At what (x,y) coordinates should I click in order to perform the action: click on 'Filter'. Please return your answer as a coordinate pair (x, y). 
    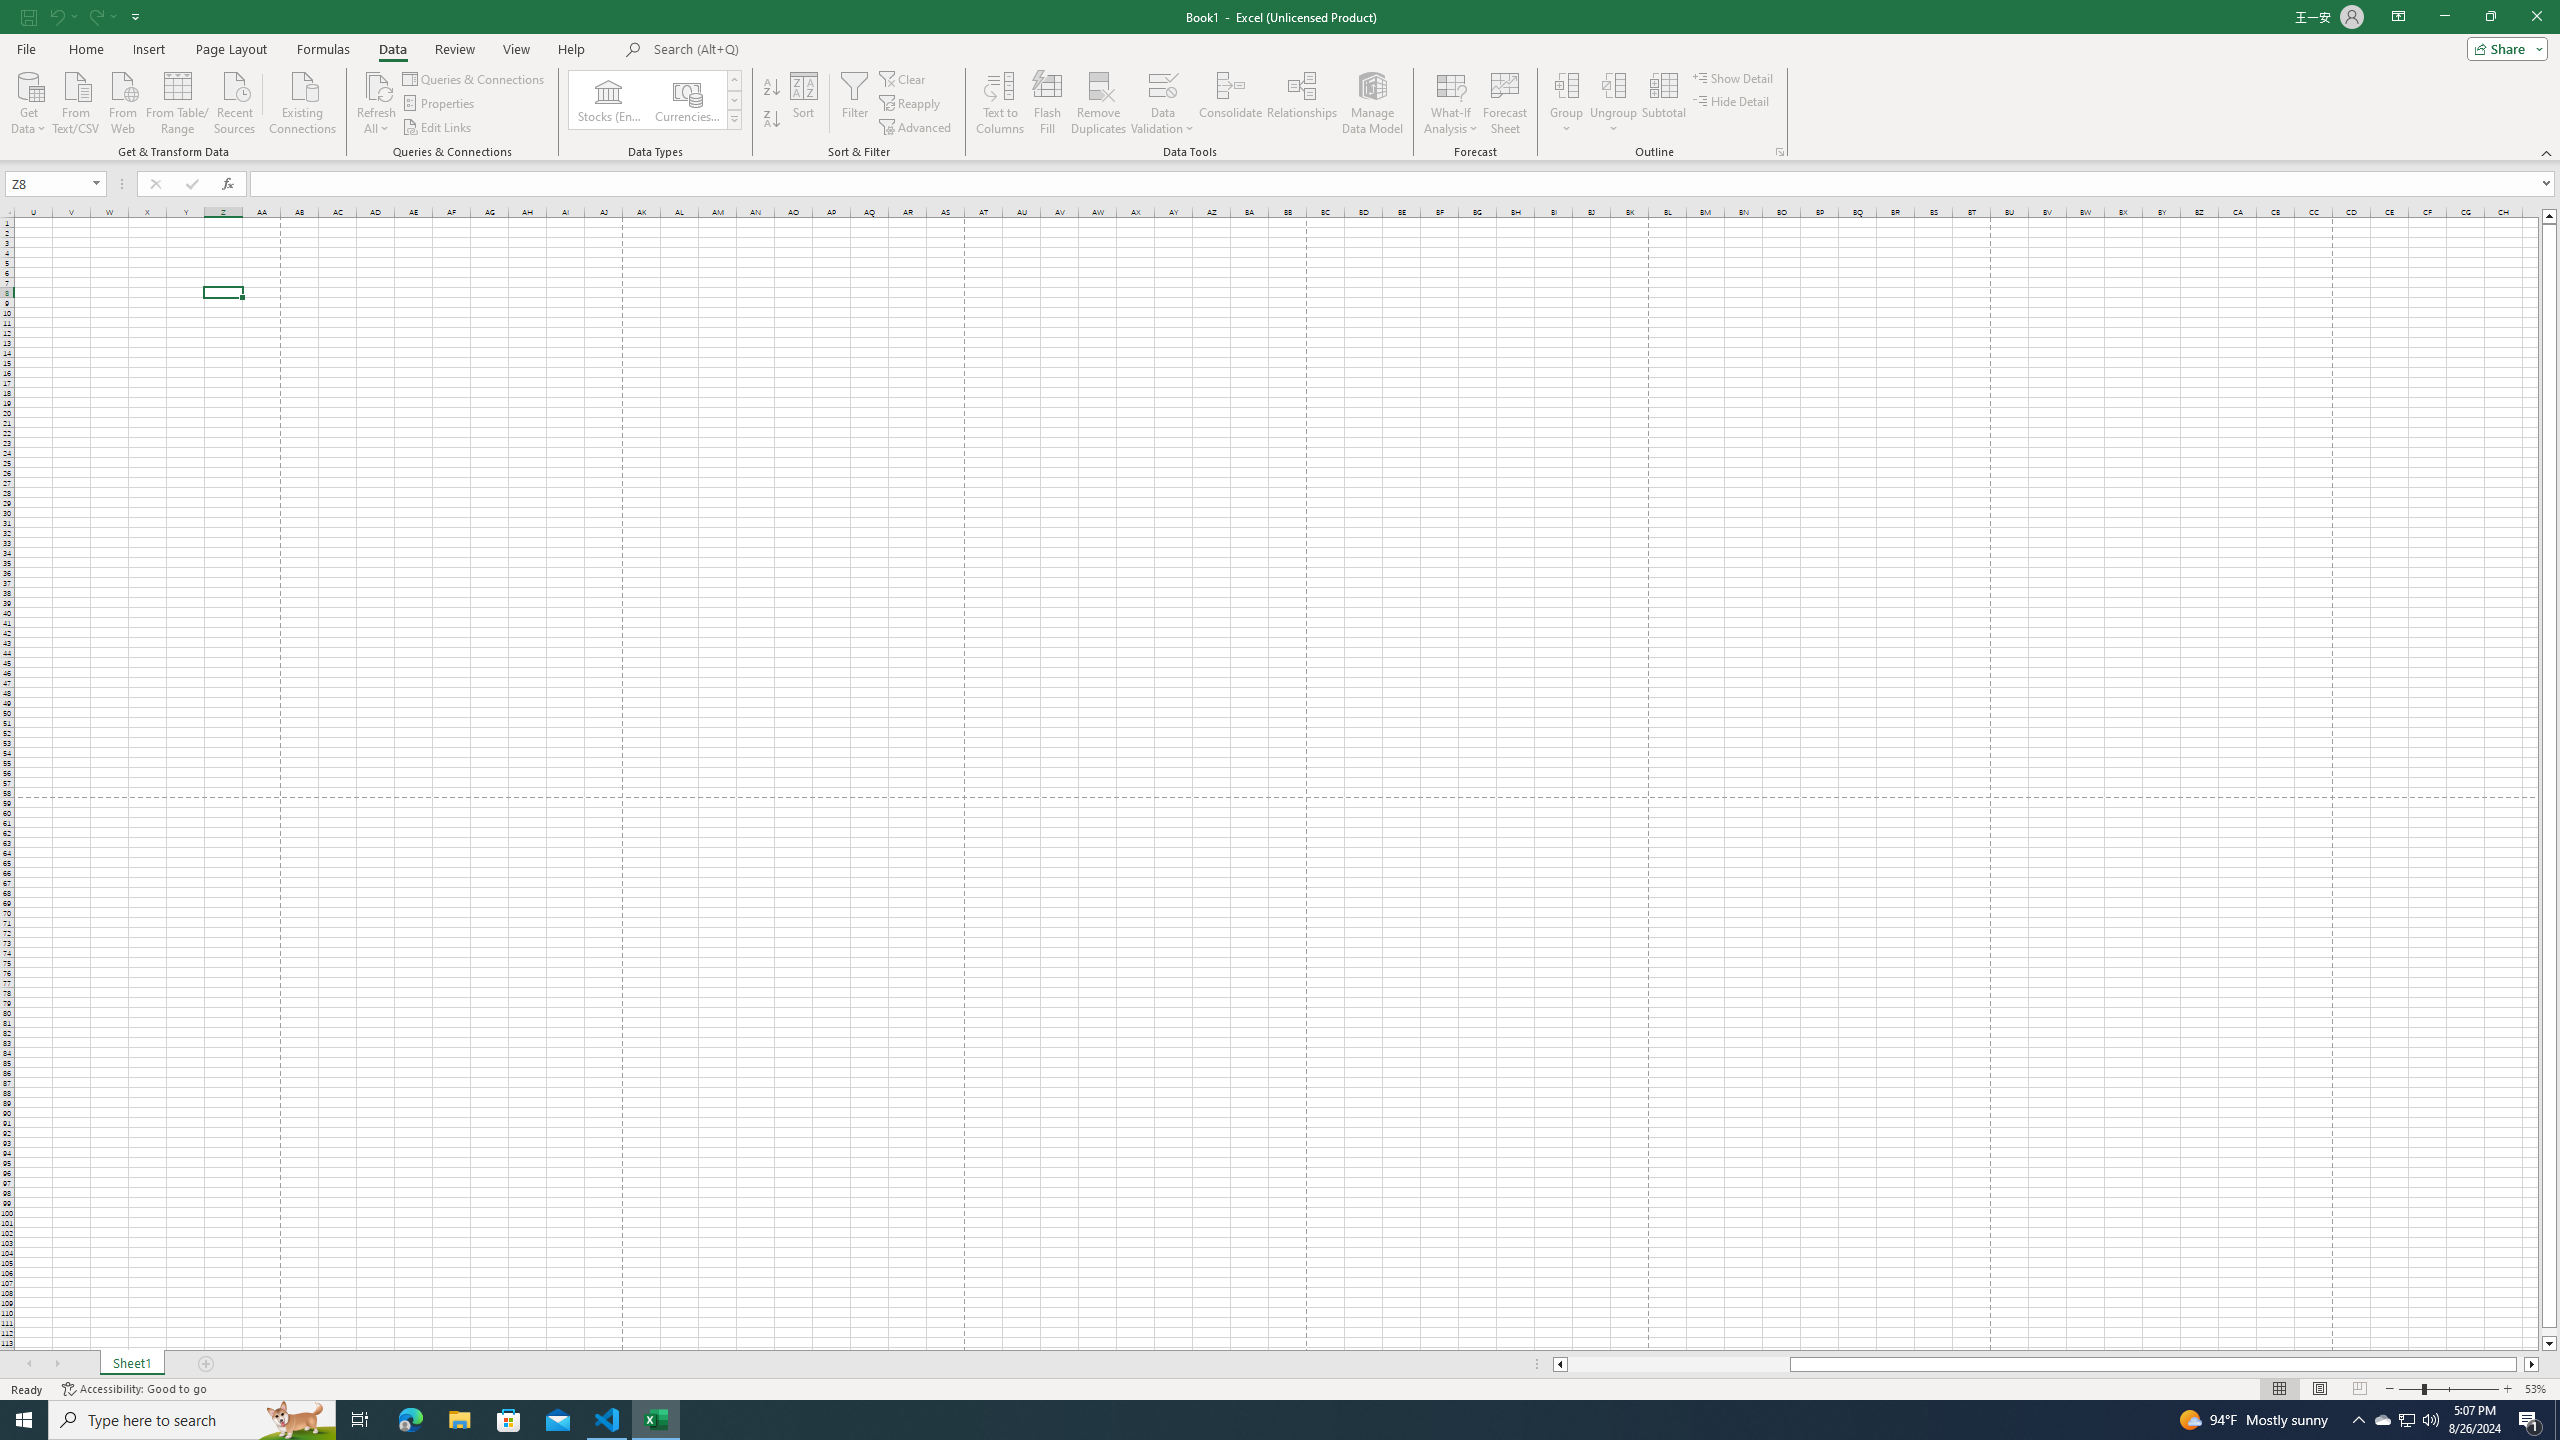
    Looking at the image, I should click on (855, 103).